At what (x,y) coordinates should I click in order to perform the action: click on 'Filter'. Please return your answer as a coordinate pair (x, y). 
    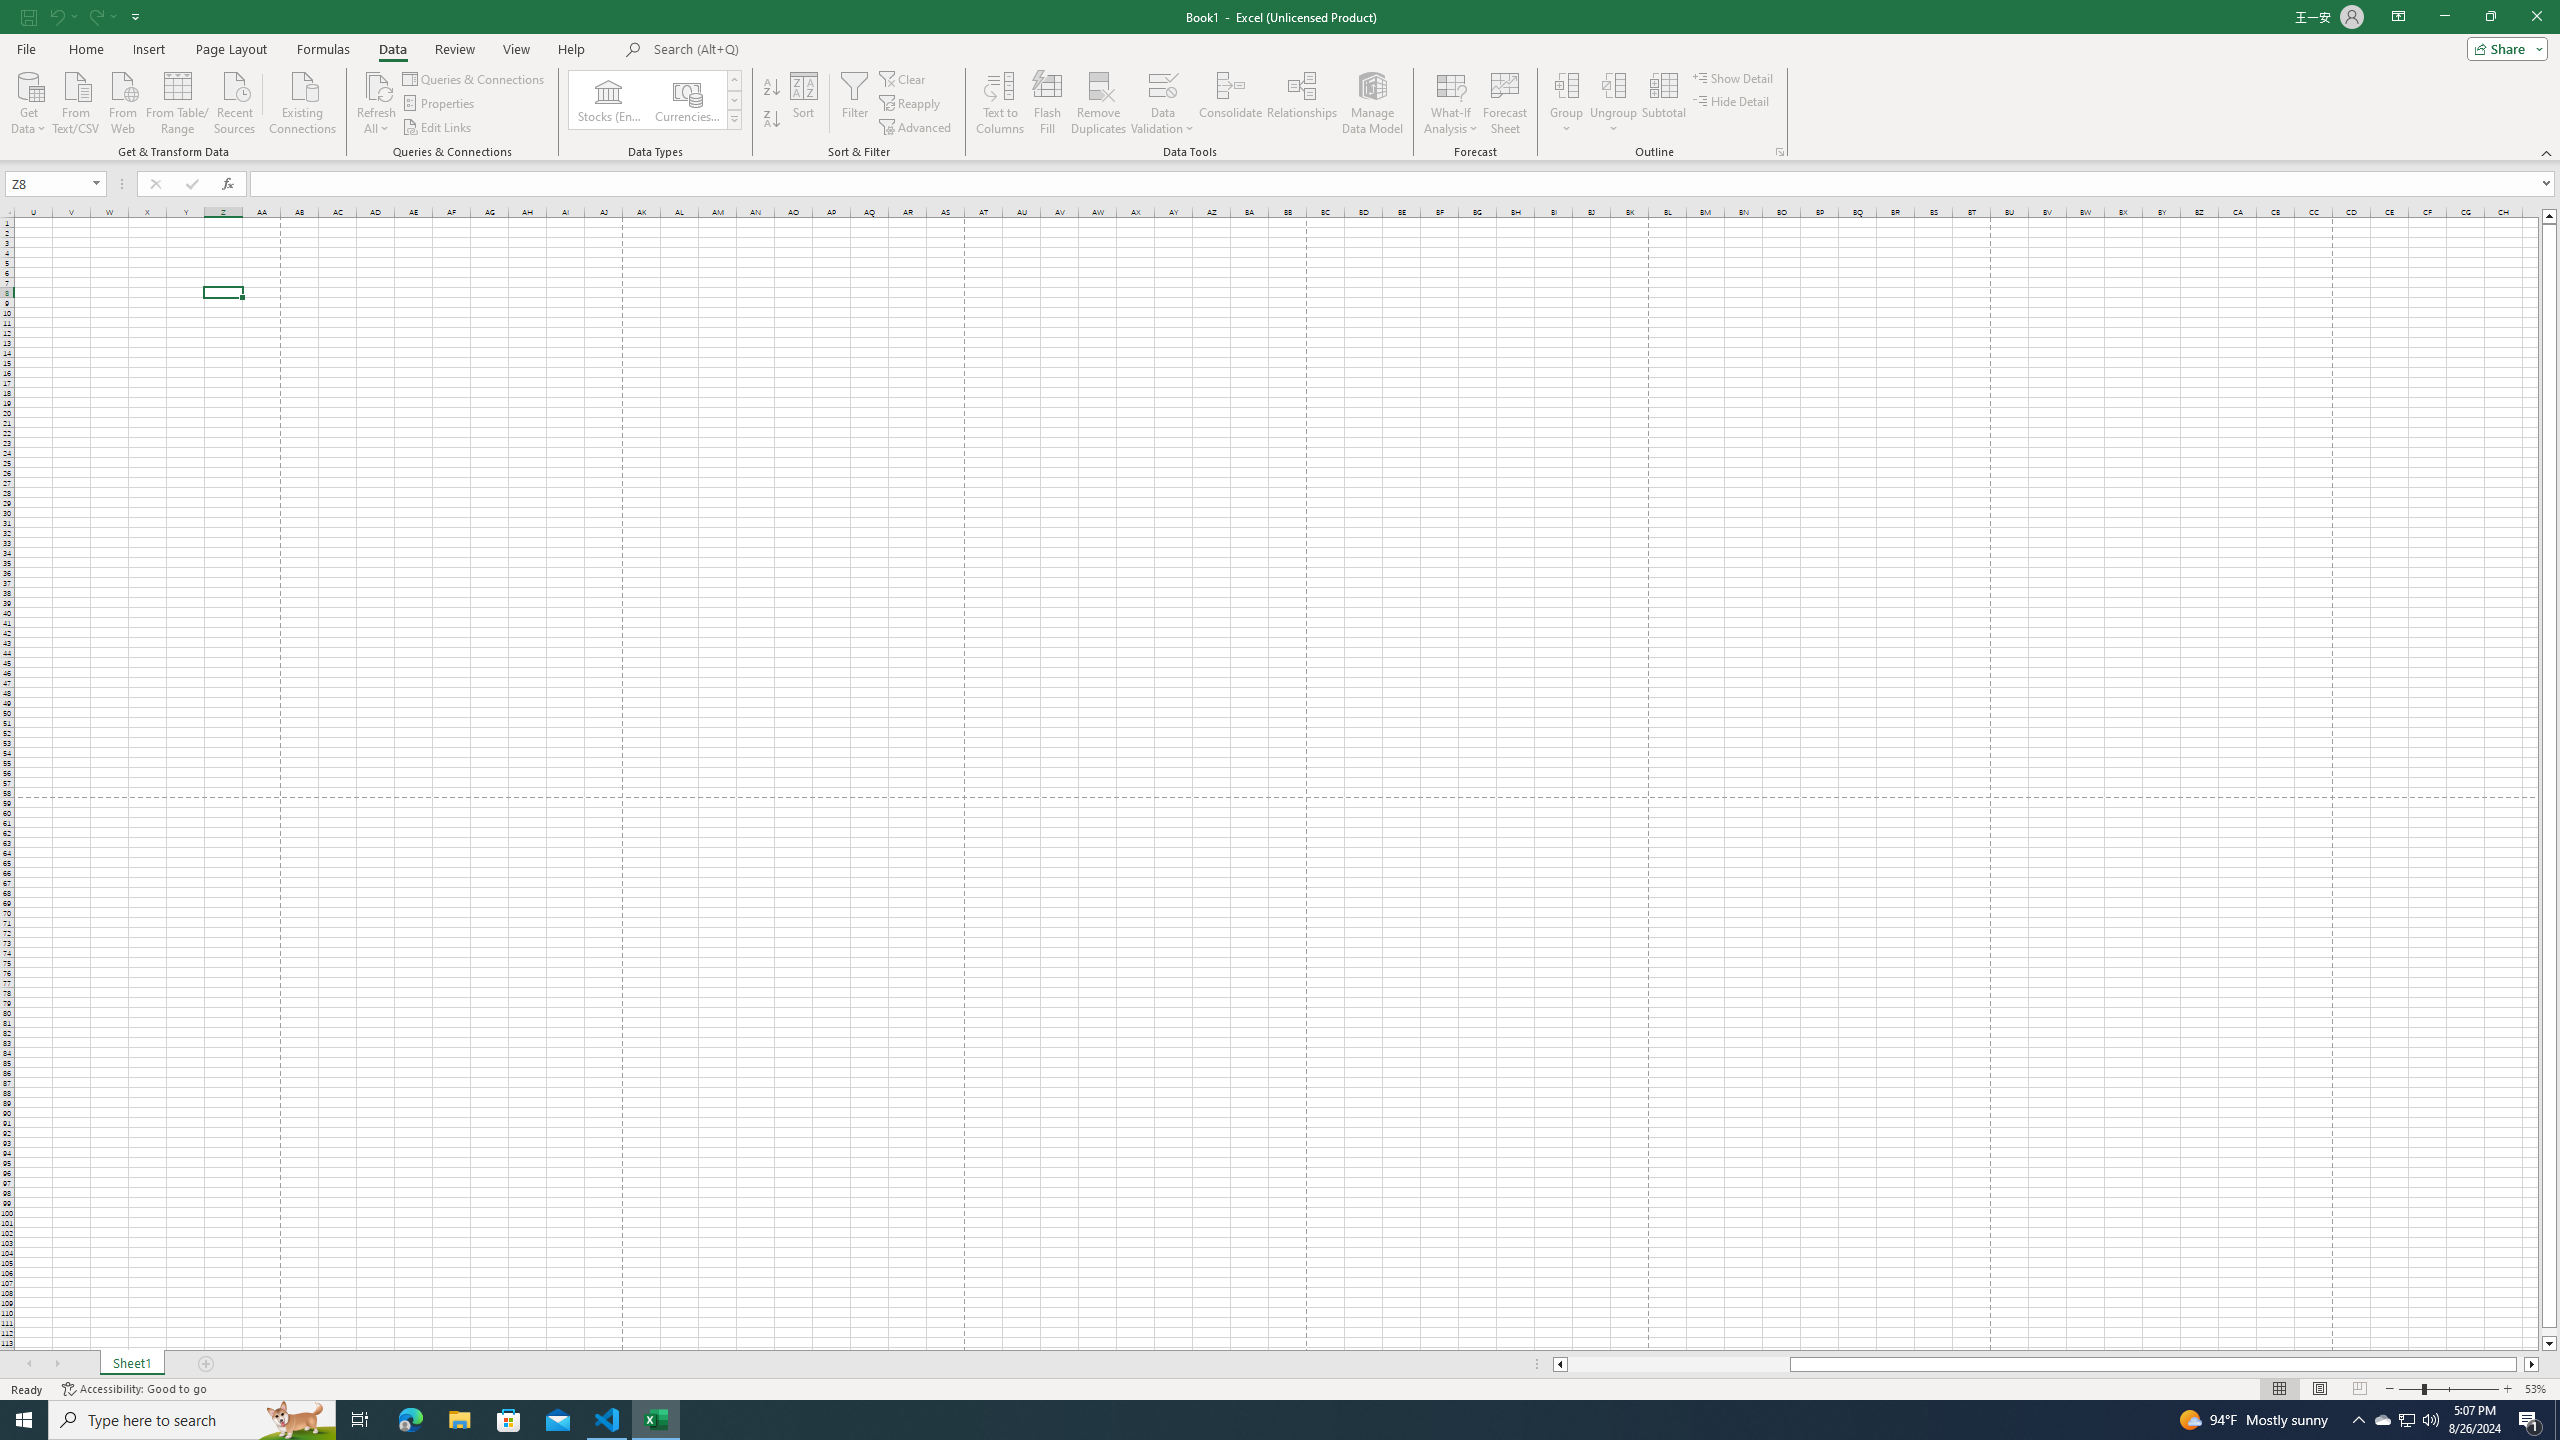
    Looking at the image, I should click on (855, 103).